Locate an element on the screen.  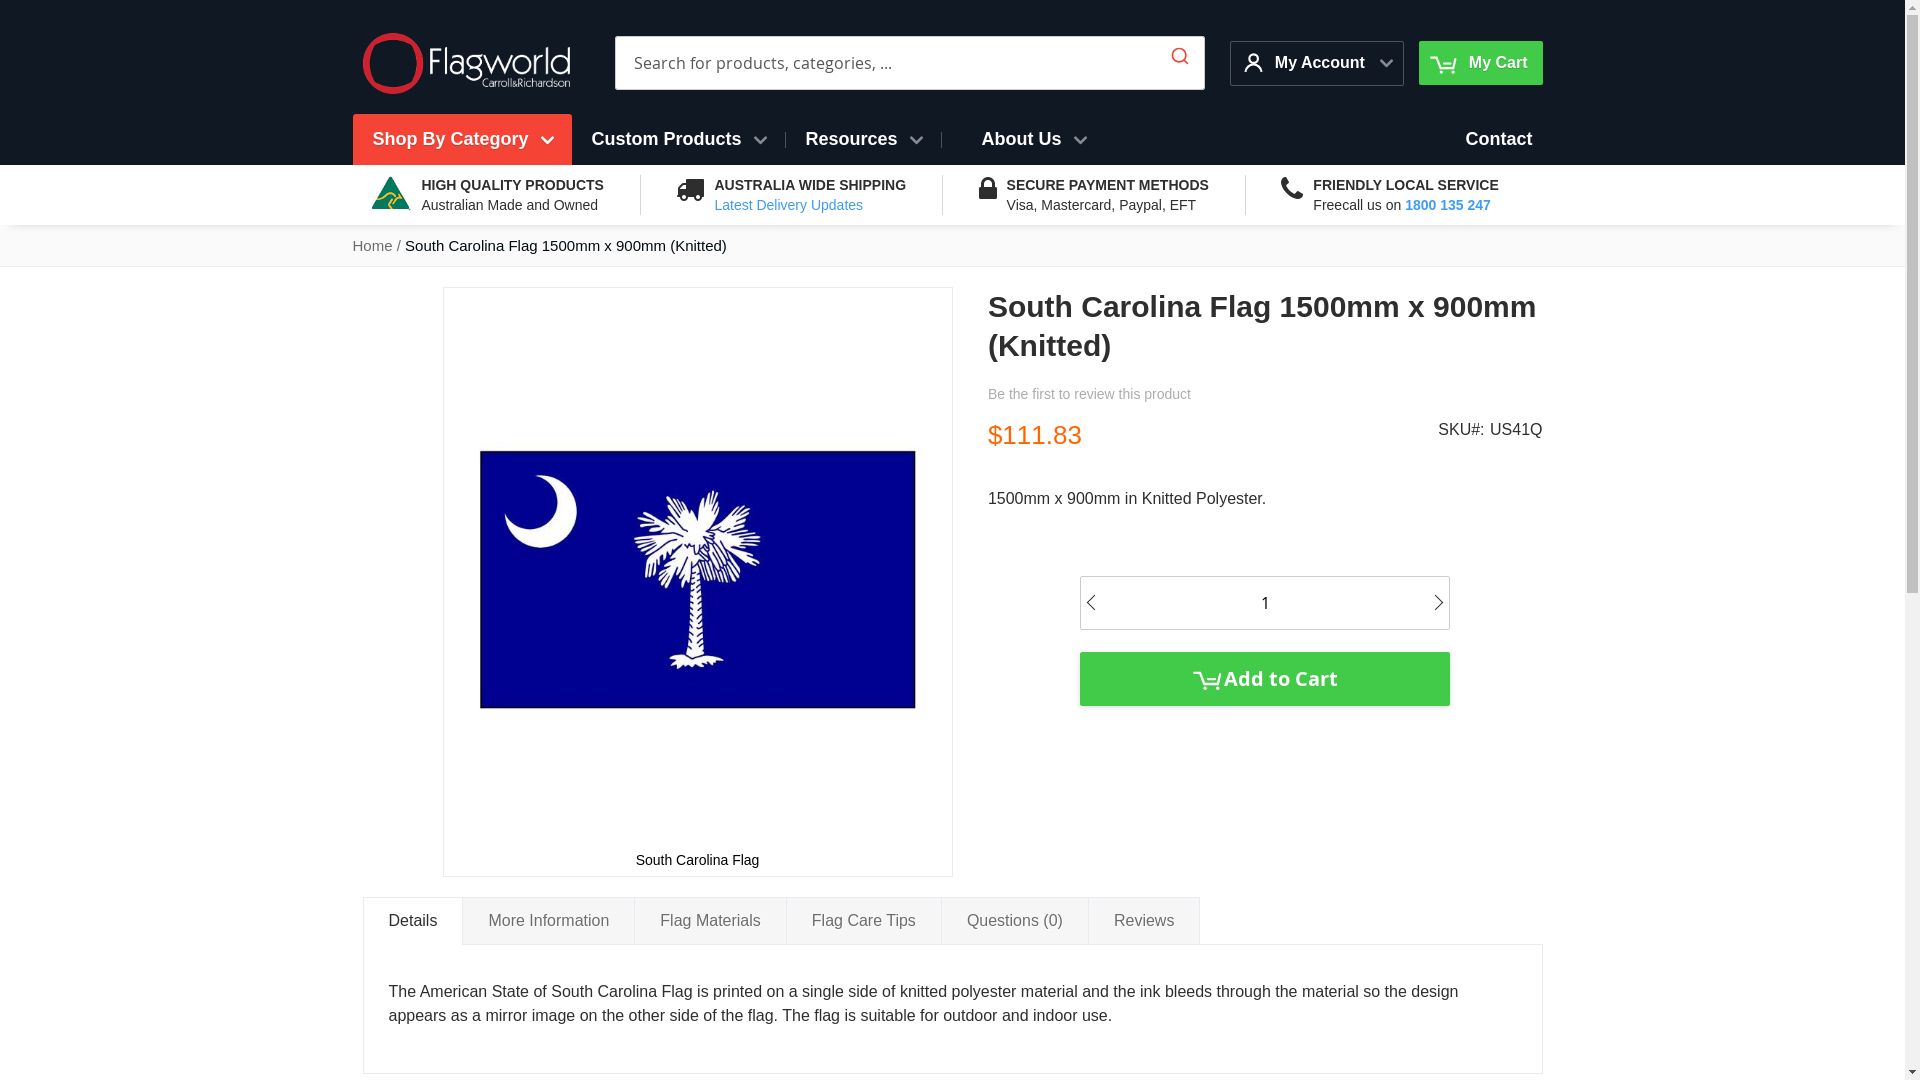
'Home' is located at coordinates (371, 244).